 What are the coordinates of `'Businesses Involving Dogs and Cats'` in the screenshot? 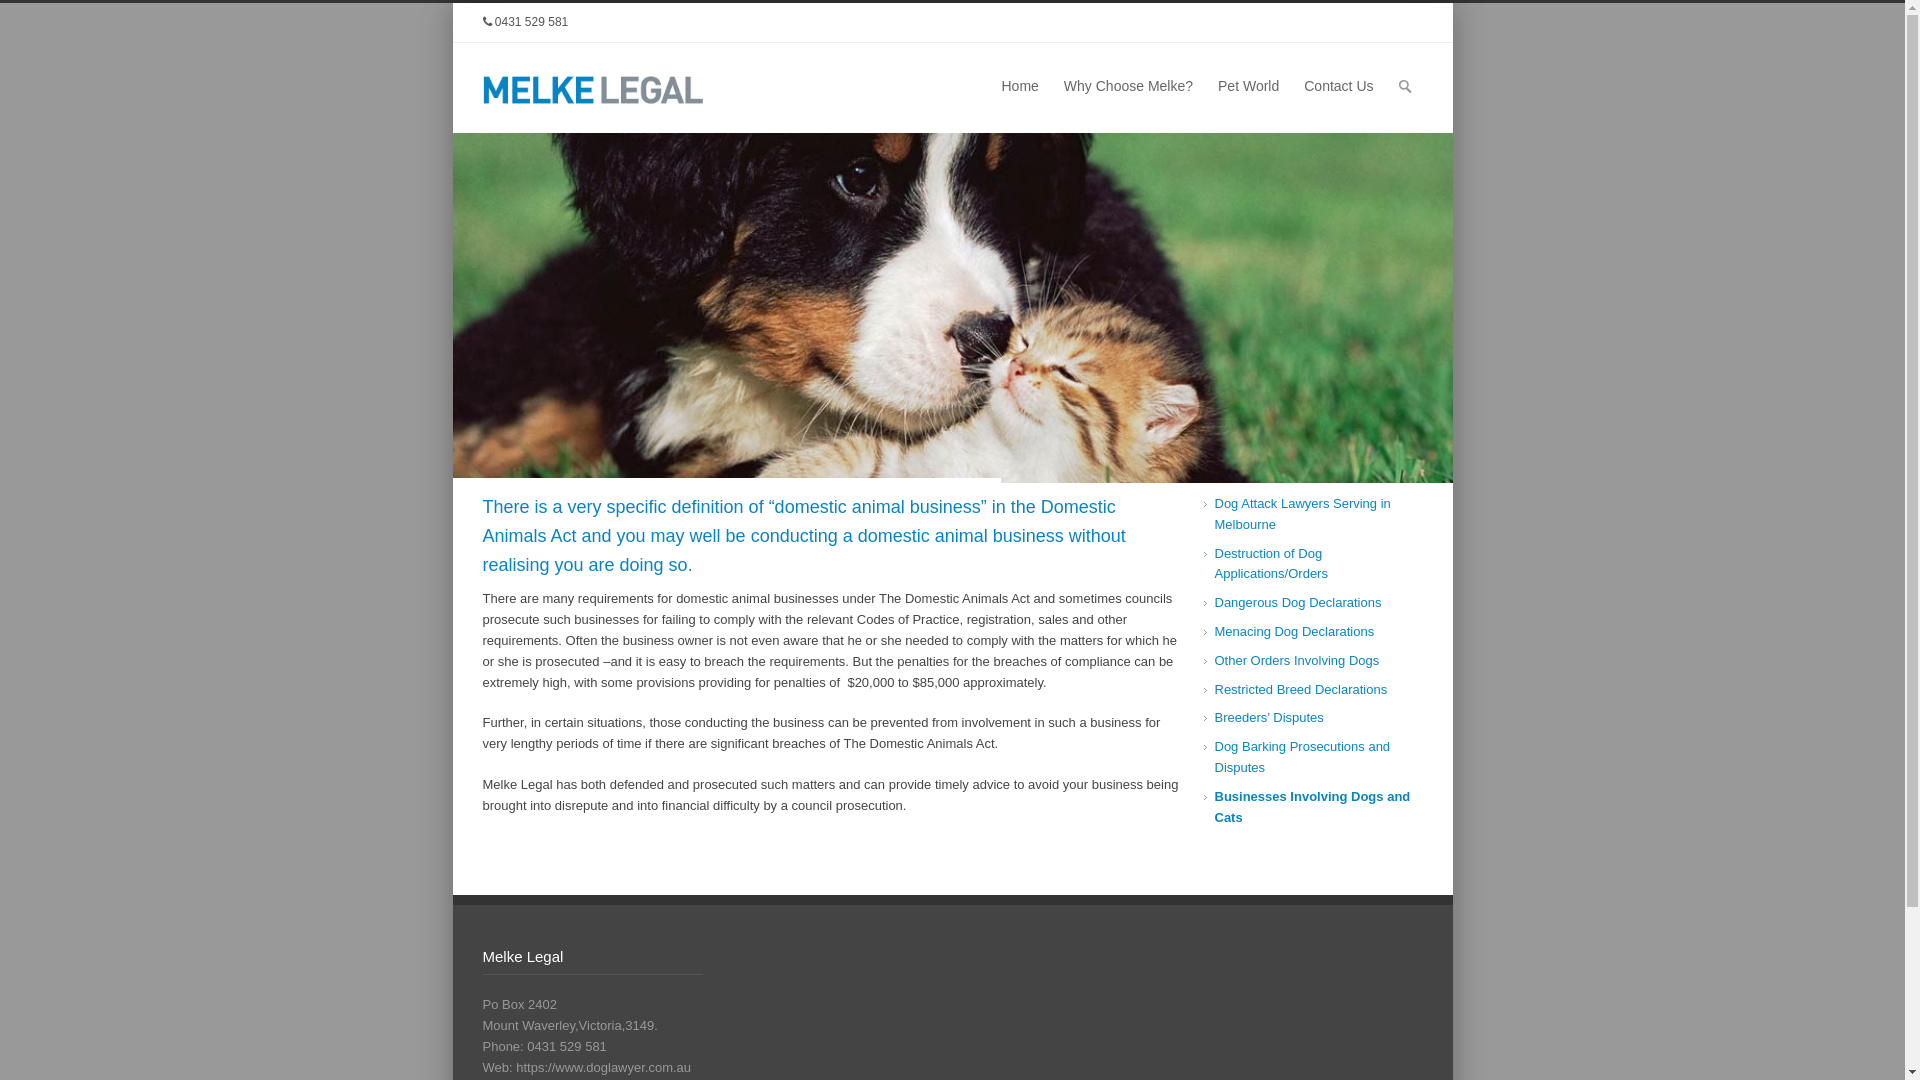 It's located at (1311, 805).